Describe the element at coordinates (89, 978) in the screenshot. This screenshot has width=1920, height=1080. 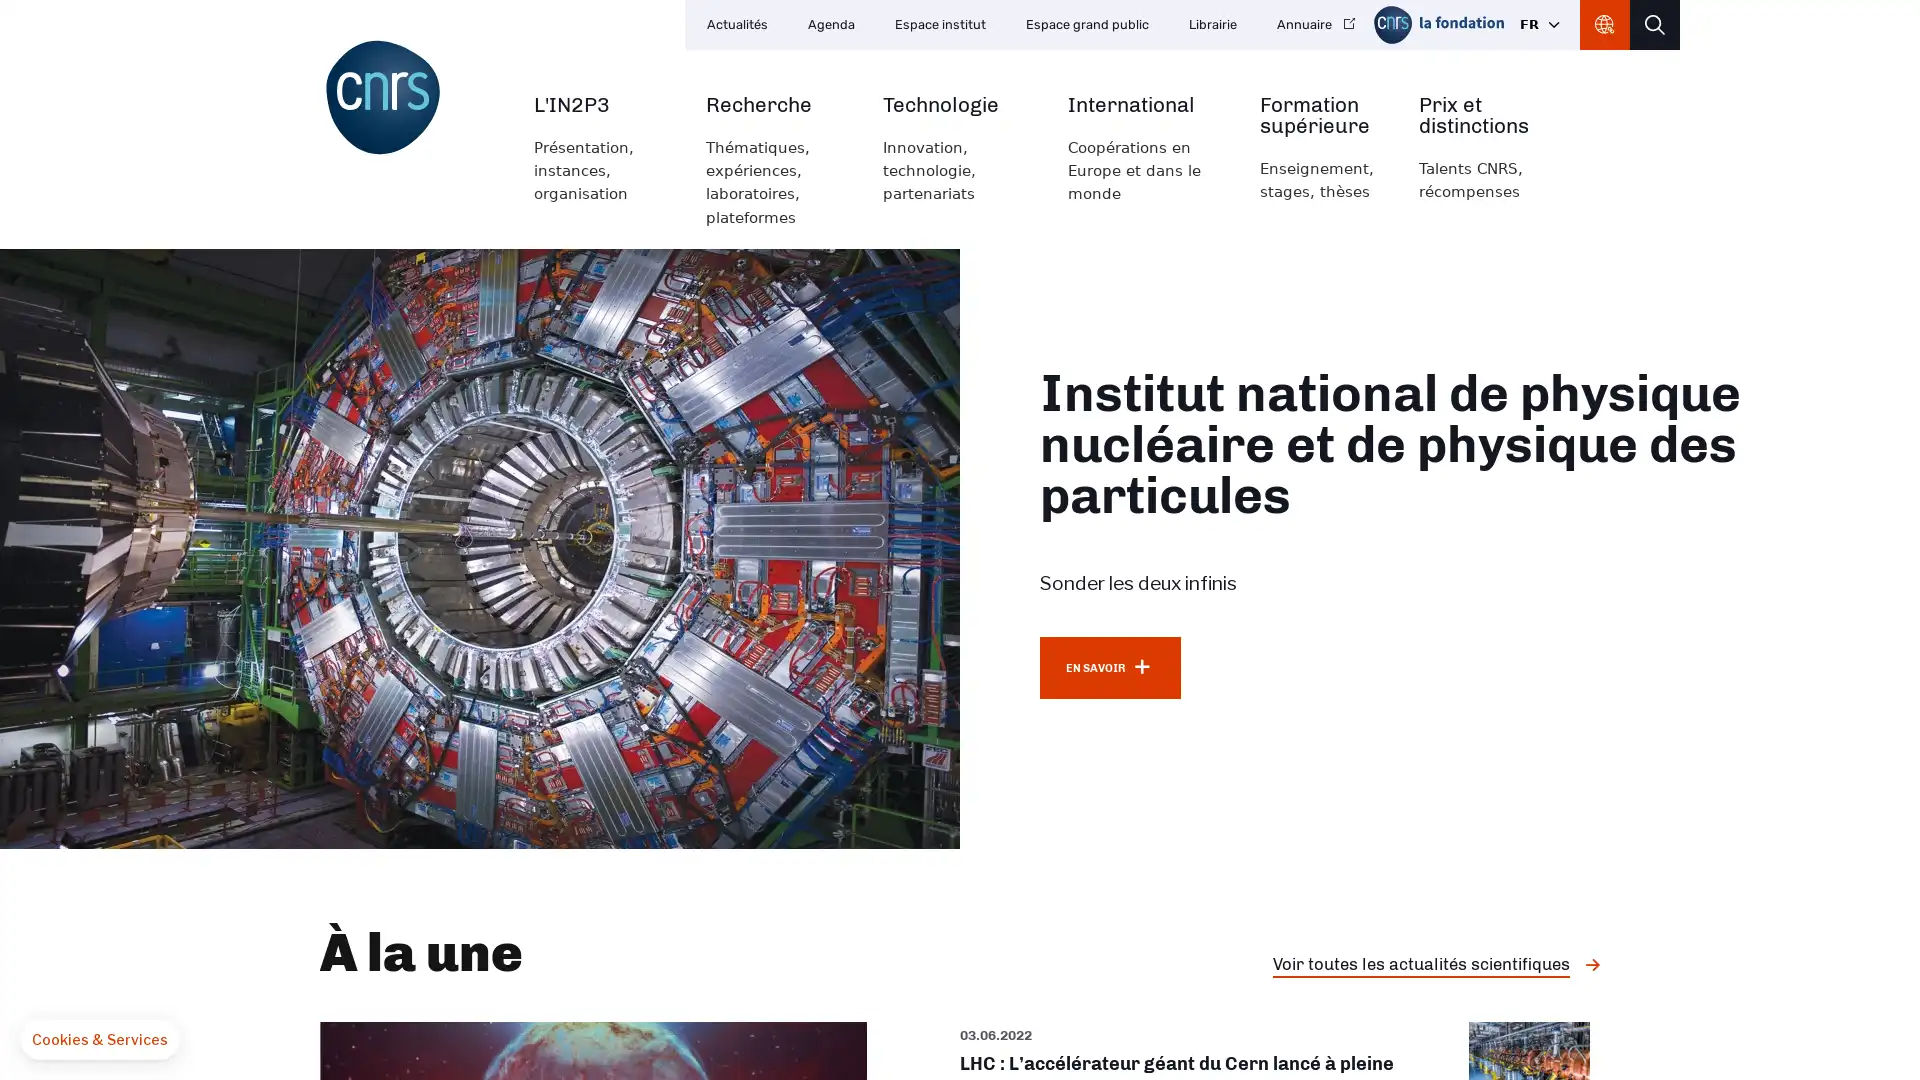
I see `Non merci` at that location.